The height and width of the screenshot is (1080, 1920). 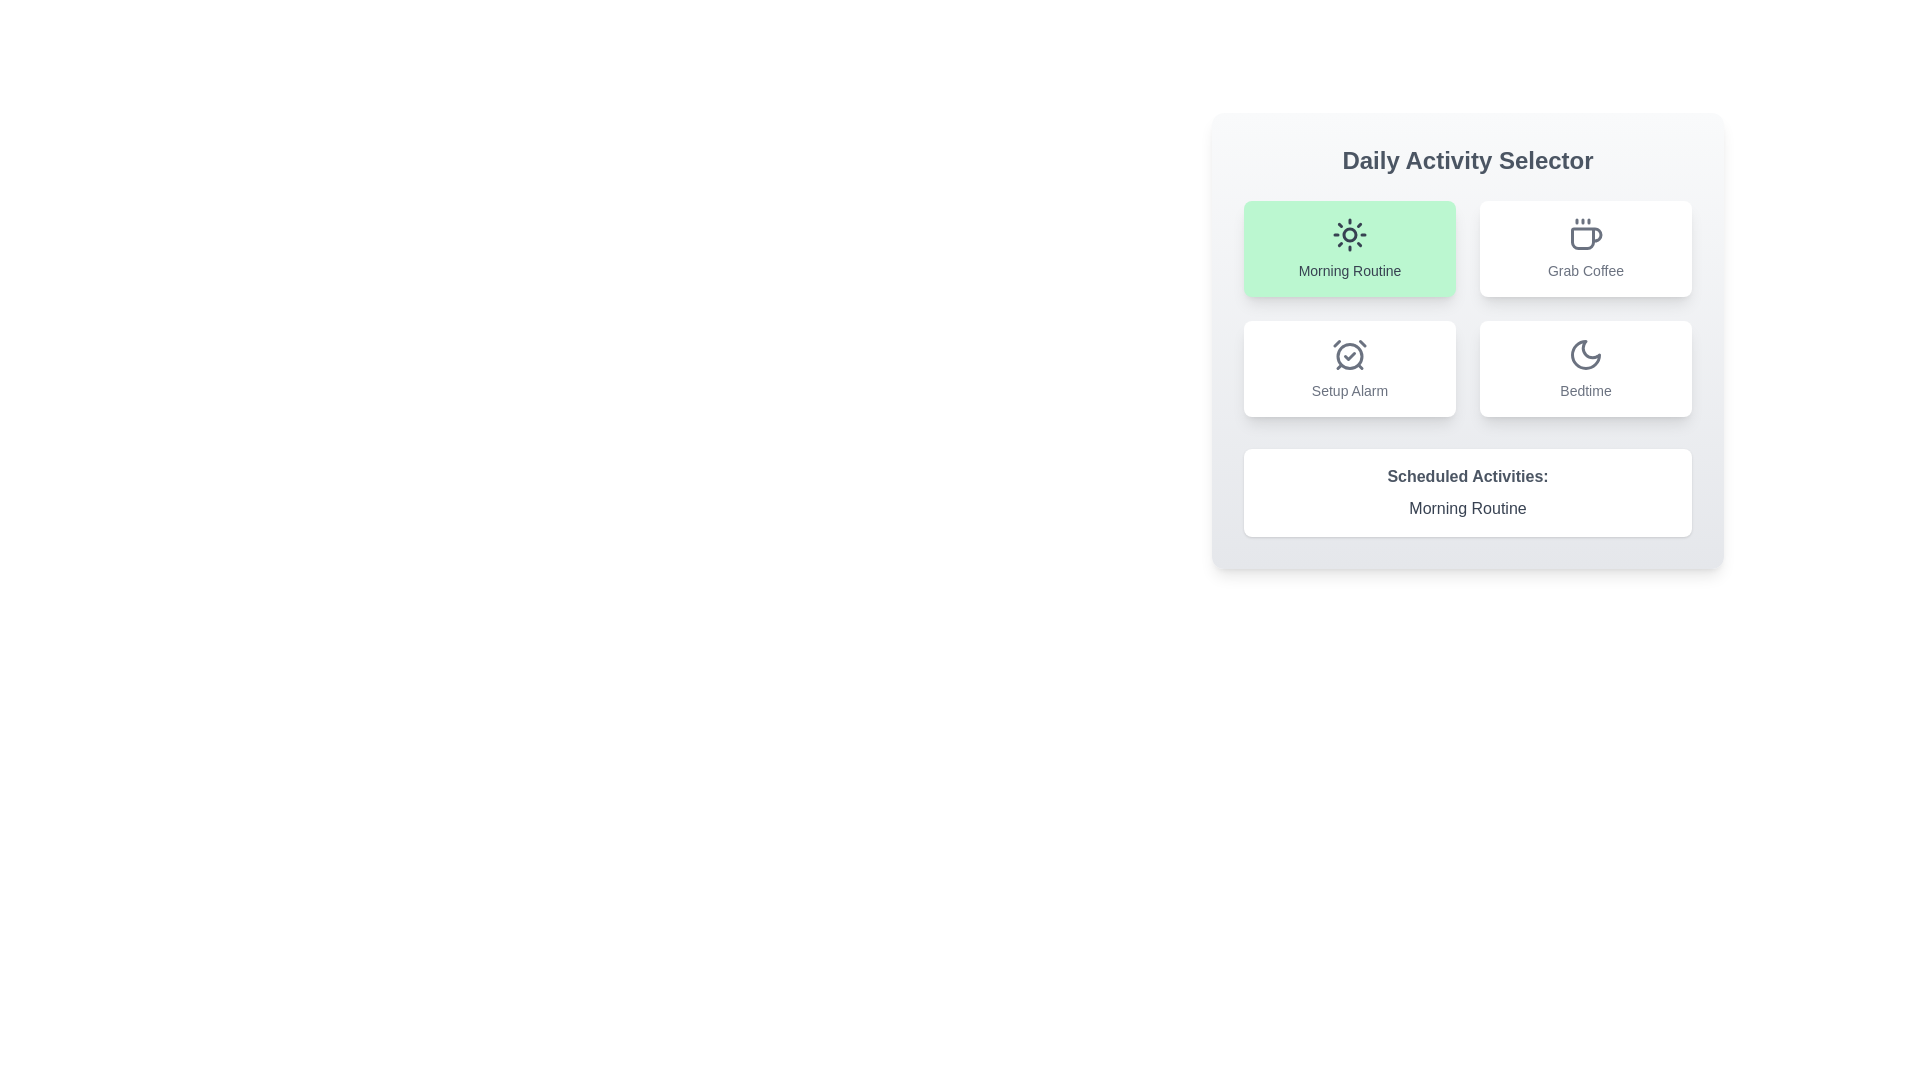 I want to click on the activity Bedtime by clicking its button, so click(x=1584, y=369).